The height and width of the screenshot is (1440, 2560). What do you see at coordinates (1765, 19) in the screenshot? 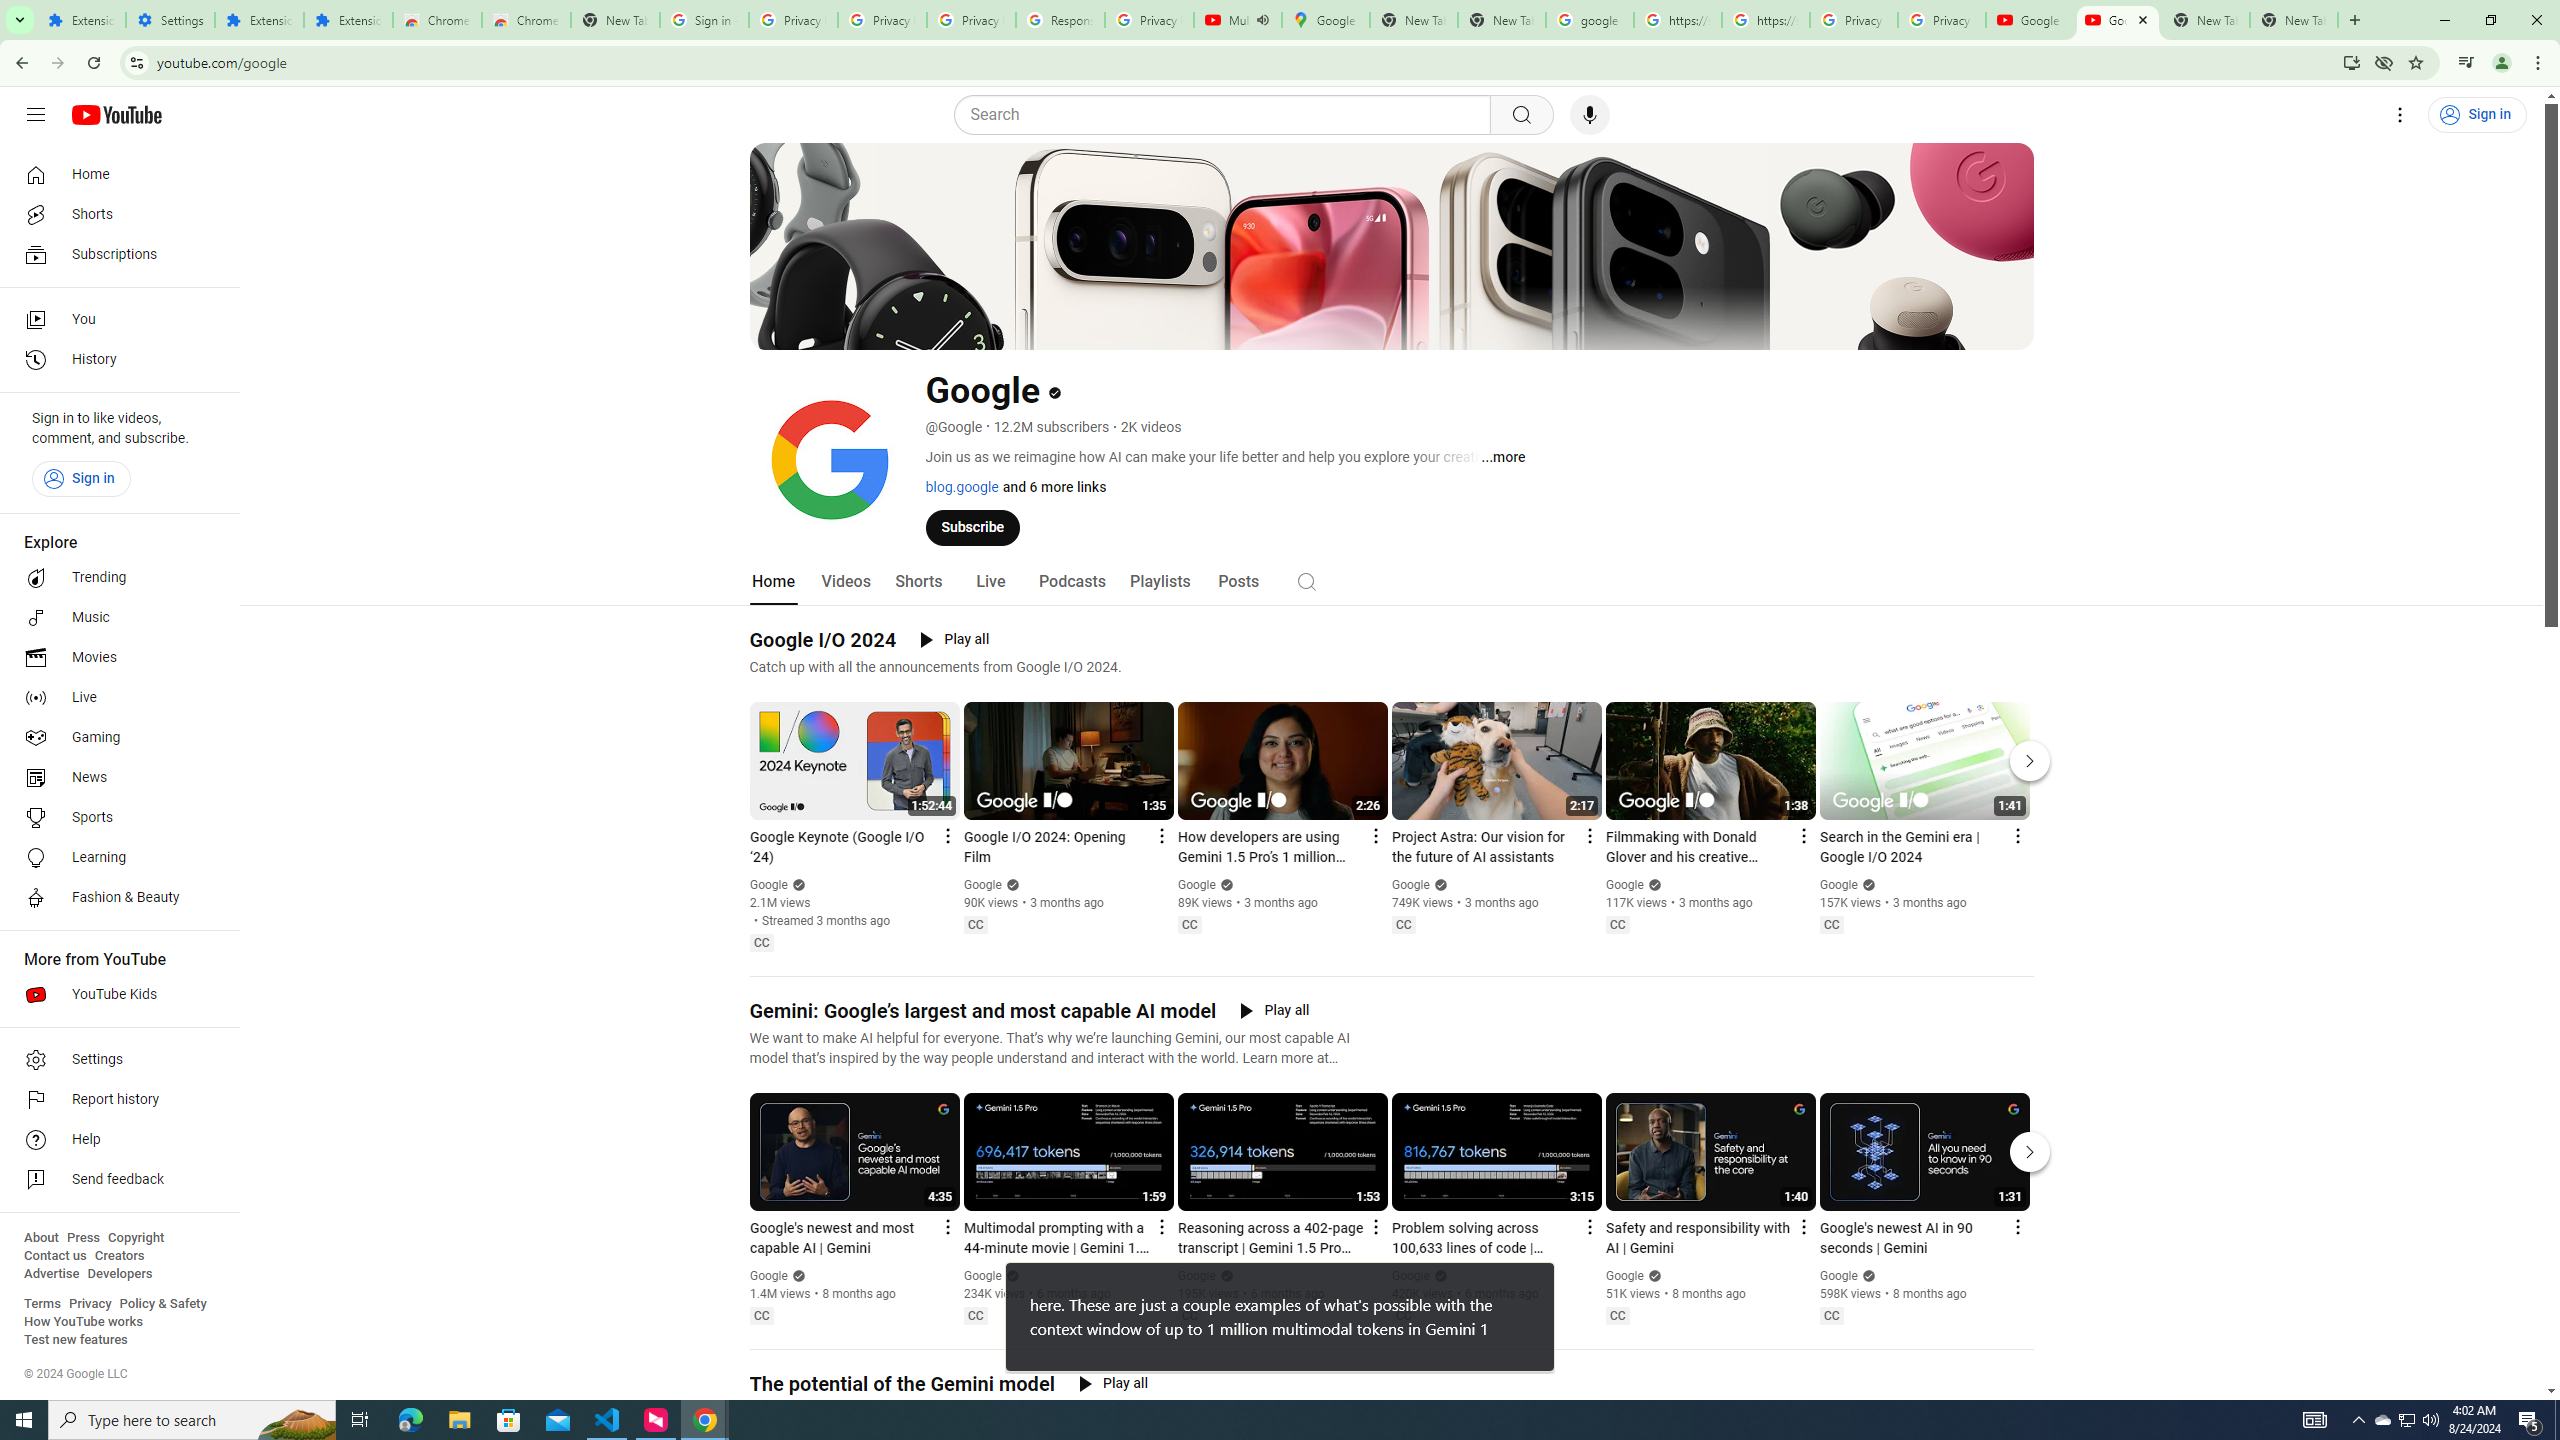
I see `'https://scholar.google.com/'` at bounding box center [1765, 19].